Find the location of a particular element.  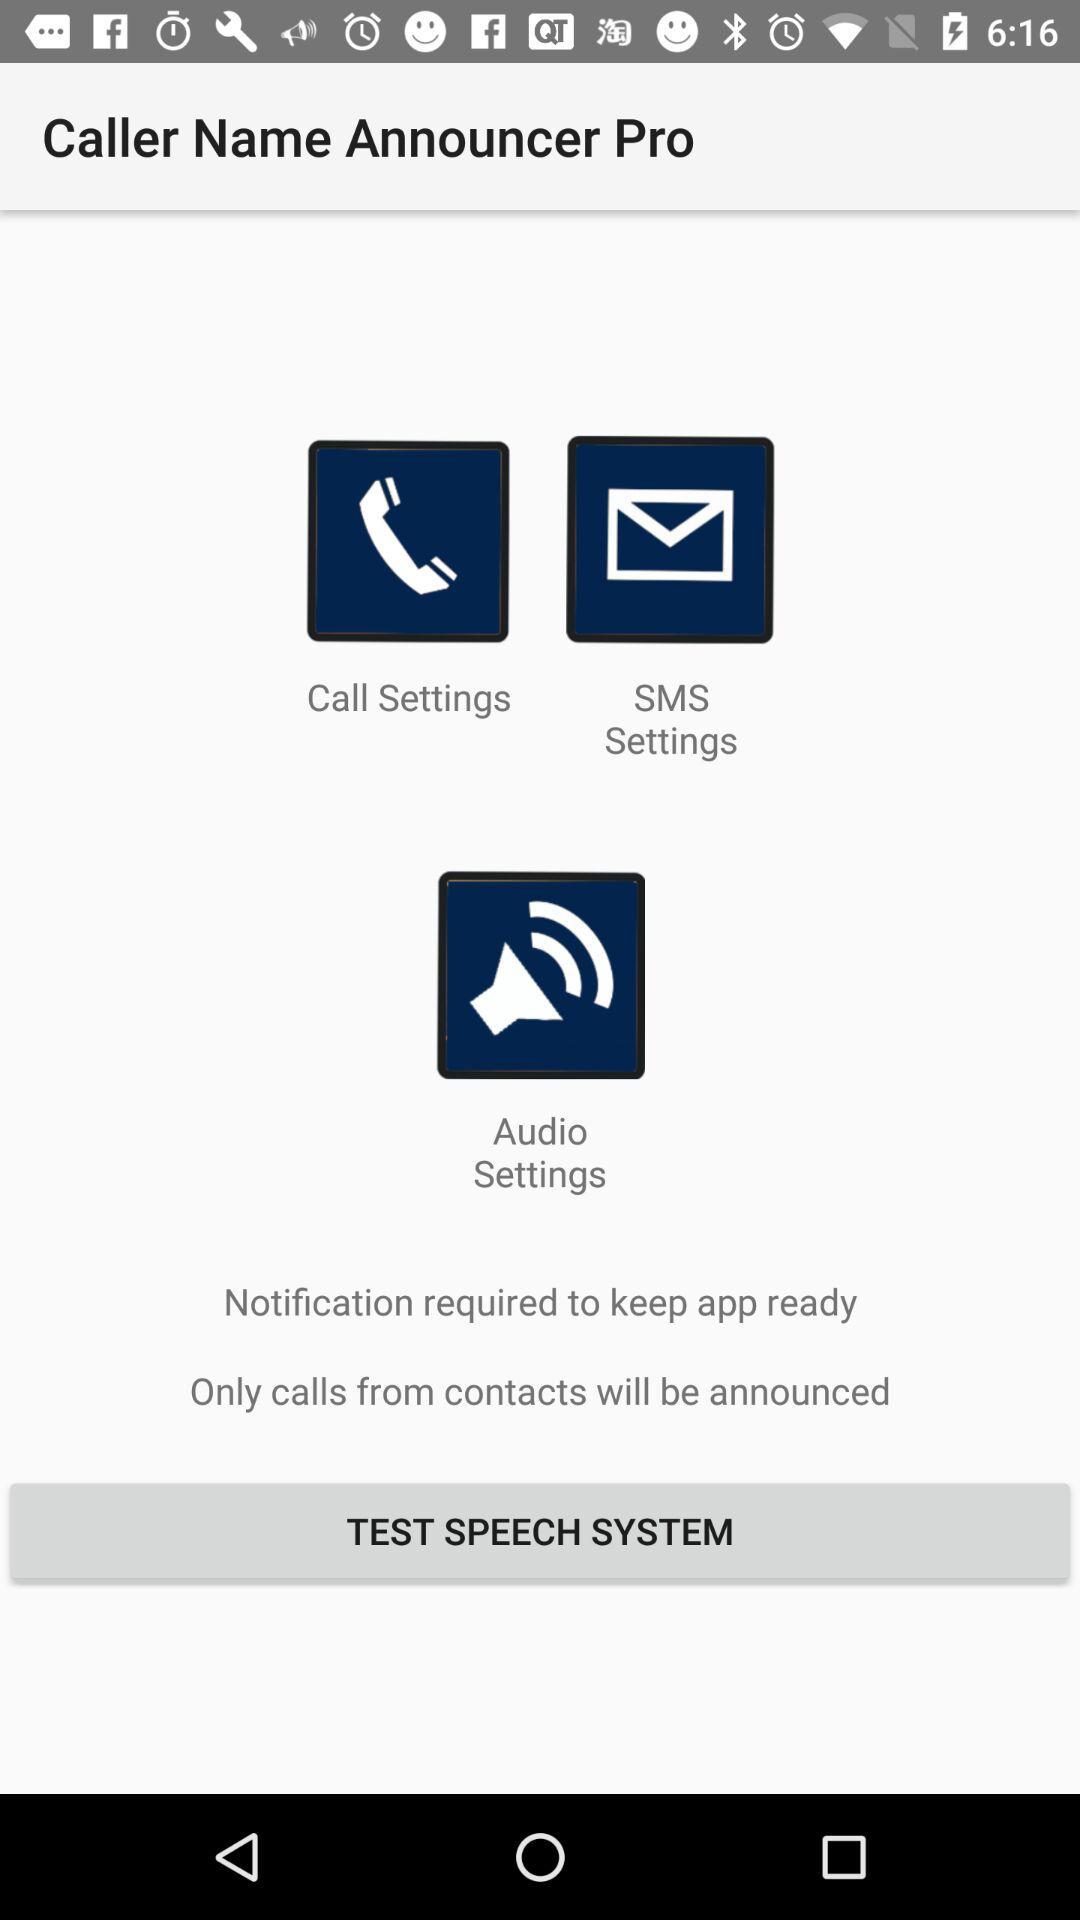

the icon below only calls from icon is located at coordinates (540, 1529).